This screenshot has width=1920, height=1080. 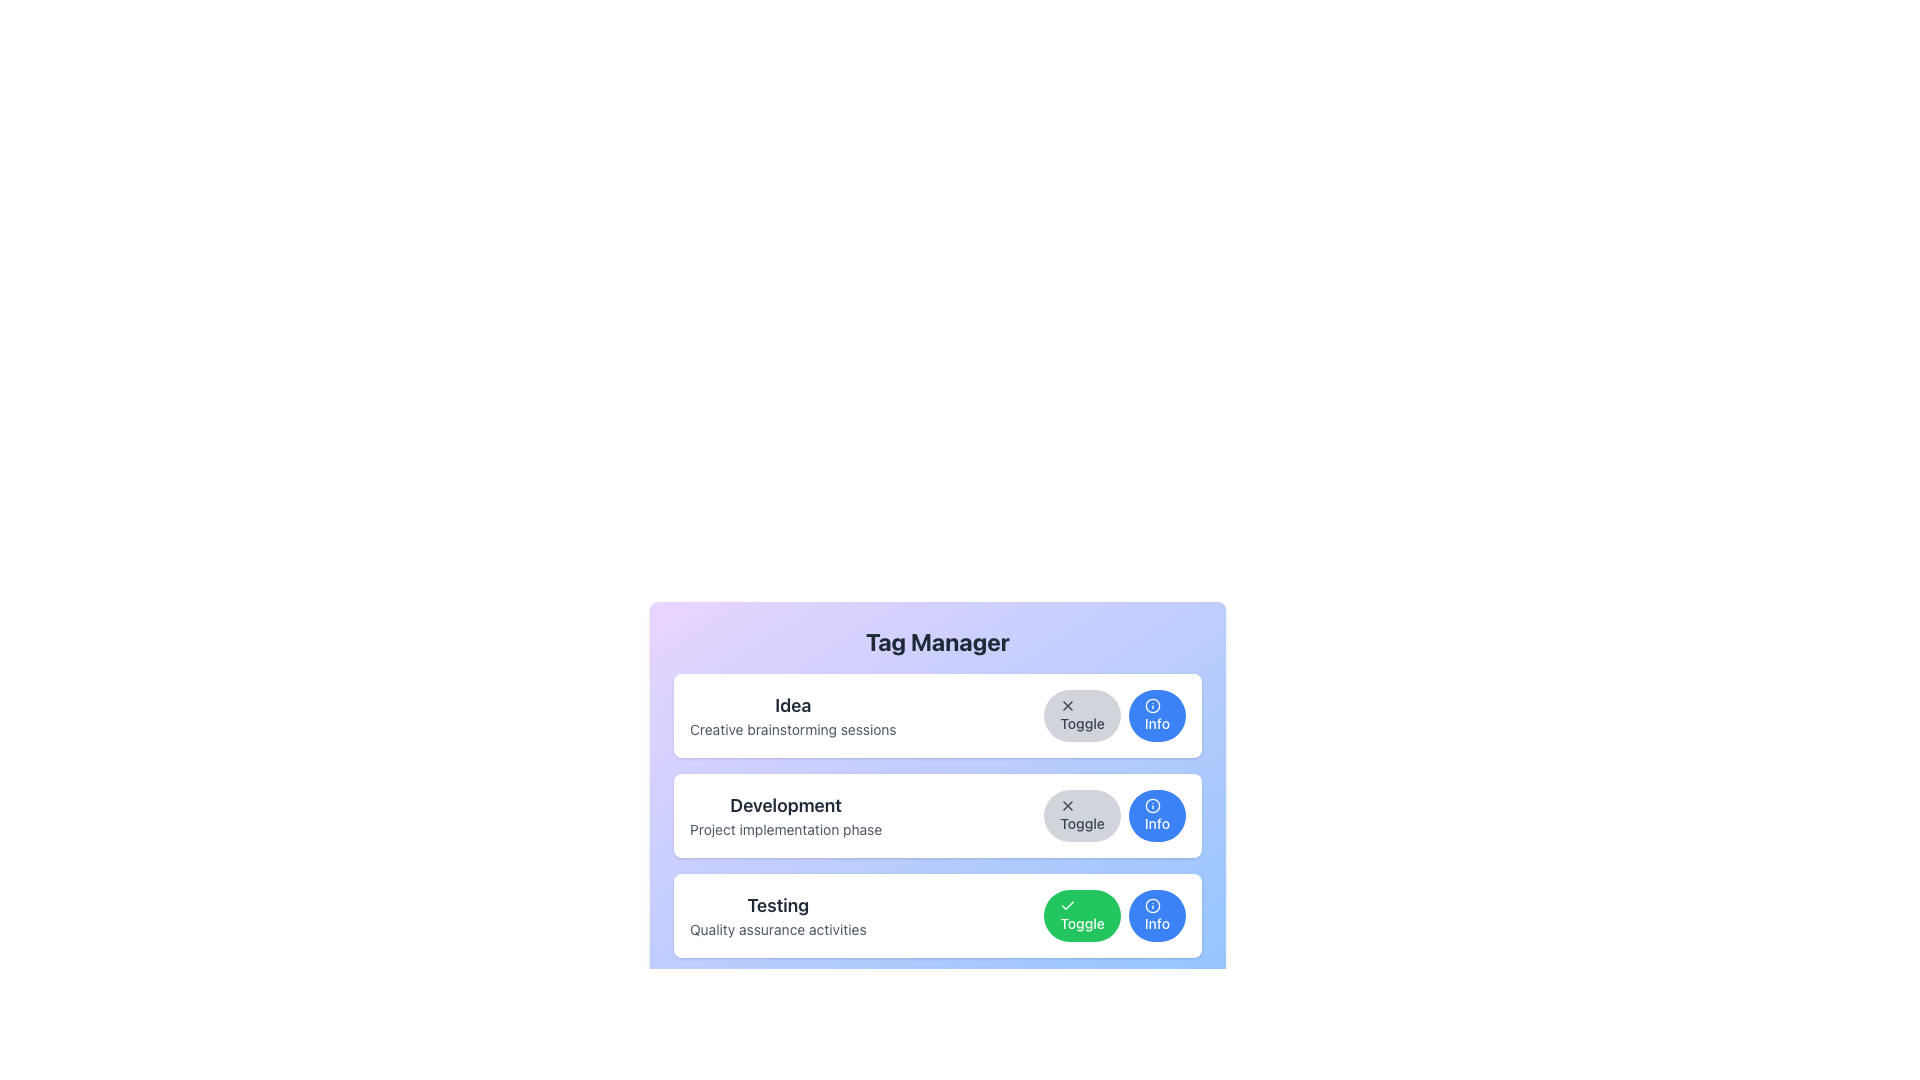 What do you see at coordinates (1152, 906) in the screenshot?
I see `the circular graphical icon element within the 'Info' button of the 'Testing' section` at bounding box center [1152, 906].